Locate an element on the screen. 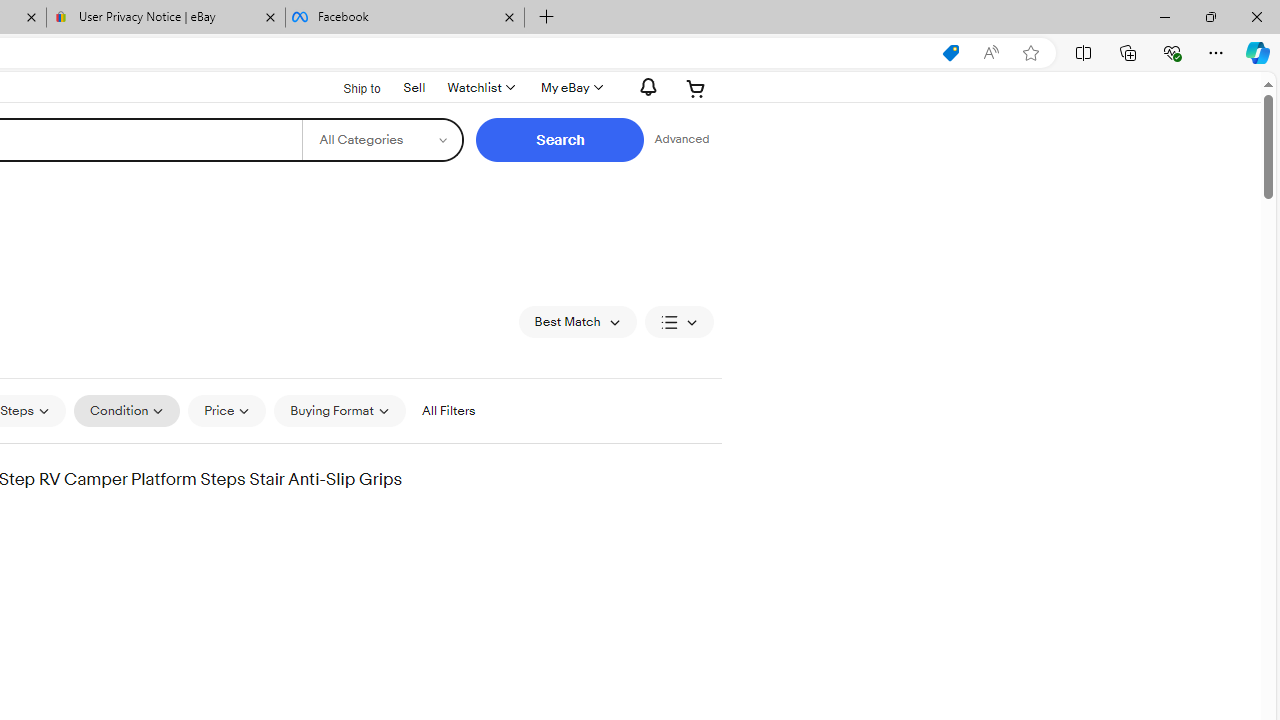 The width and height of the screenshot is (1280, 720). 'This site has coupons! Shopping in Microsoft Edge' is located at coordinates (950, 52).